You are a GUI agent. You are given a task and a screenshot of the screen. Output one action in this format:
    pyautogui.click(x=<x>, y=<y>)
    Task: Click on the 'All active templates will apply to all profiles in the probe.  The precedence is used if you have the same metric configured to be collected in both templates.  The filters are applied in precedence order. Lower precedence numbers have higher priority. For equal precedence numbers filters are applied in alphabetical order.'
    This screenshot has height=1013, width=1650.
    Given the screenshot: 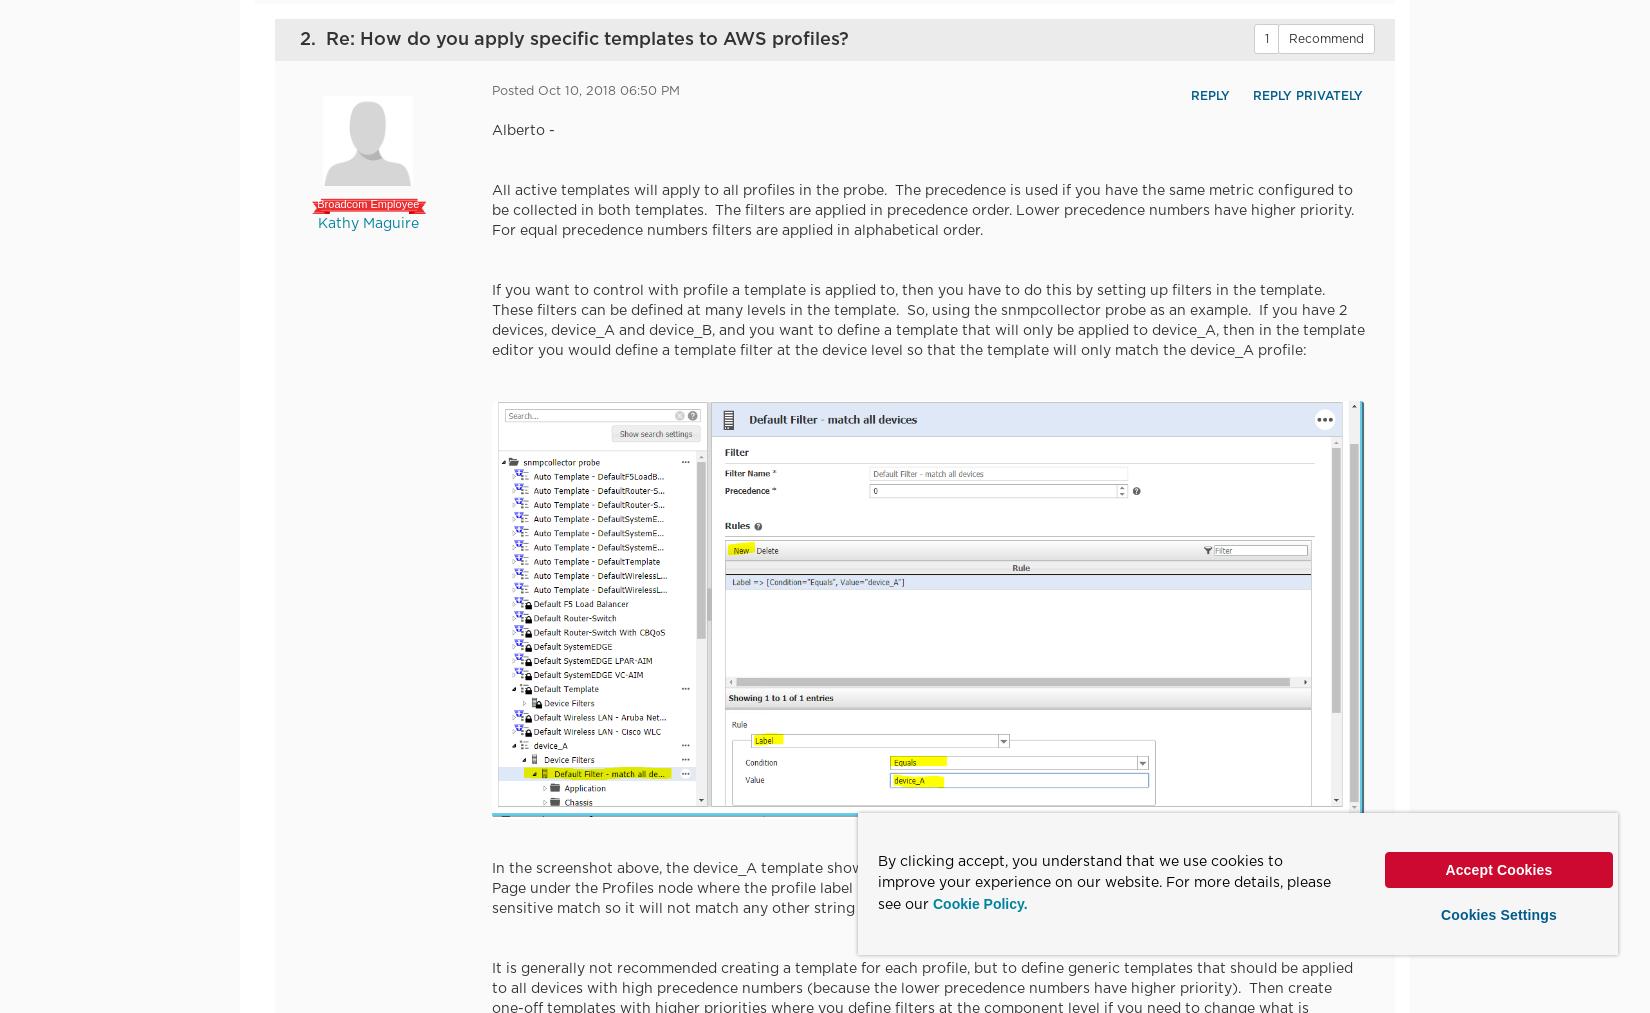 What is the action you would take?
    pyautogui.click(x=922, y=210)
    